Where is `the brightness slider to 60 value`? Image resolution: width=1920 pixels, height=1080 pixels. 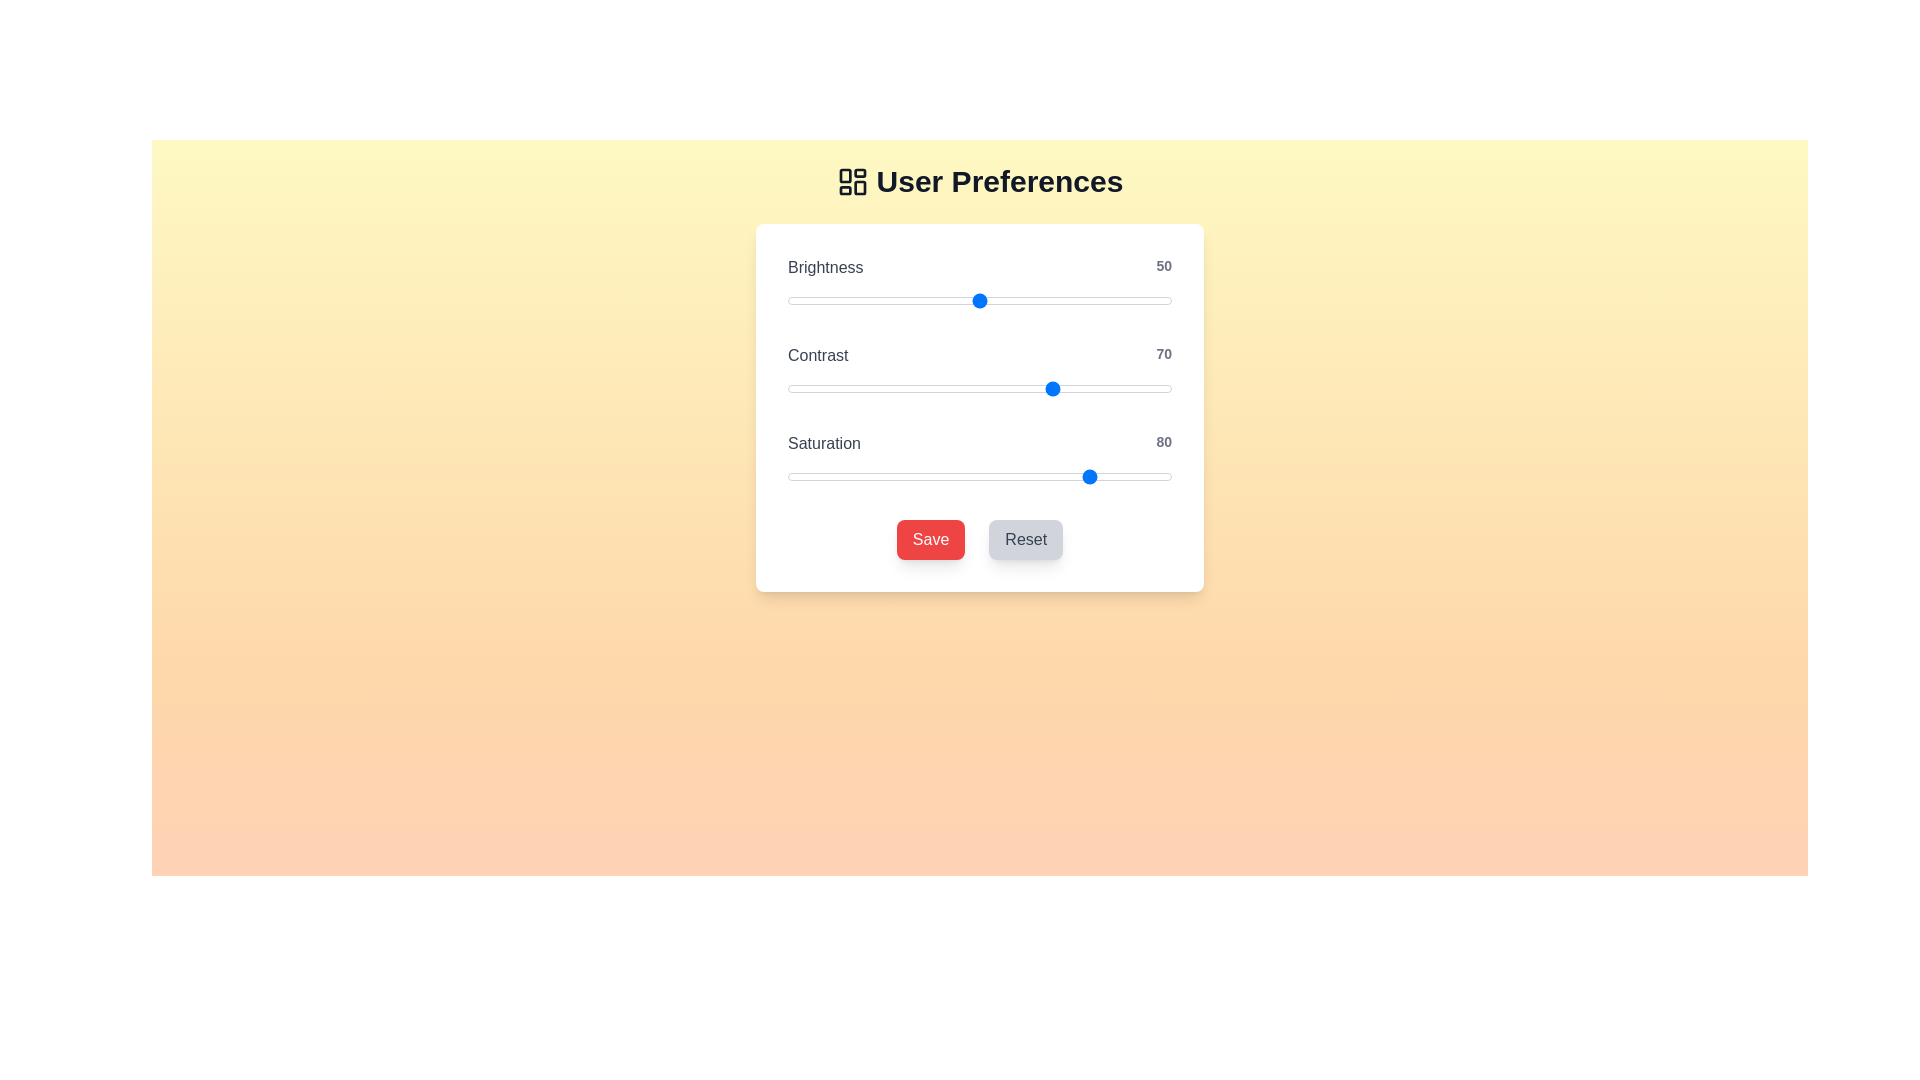
the brightness slider to 60 value is located at coordinates (1018, 300).